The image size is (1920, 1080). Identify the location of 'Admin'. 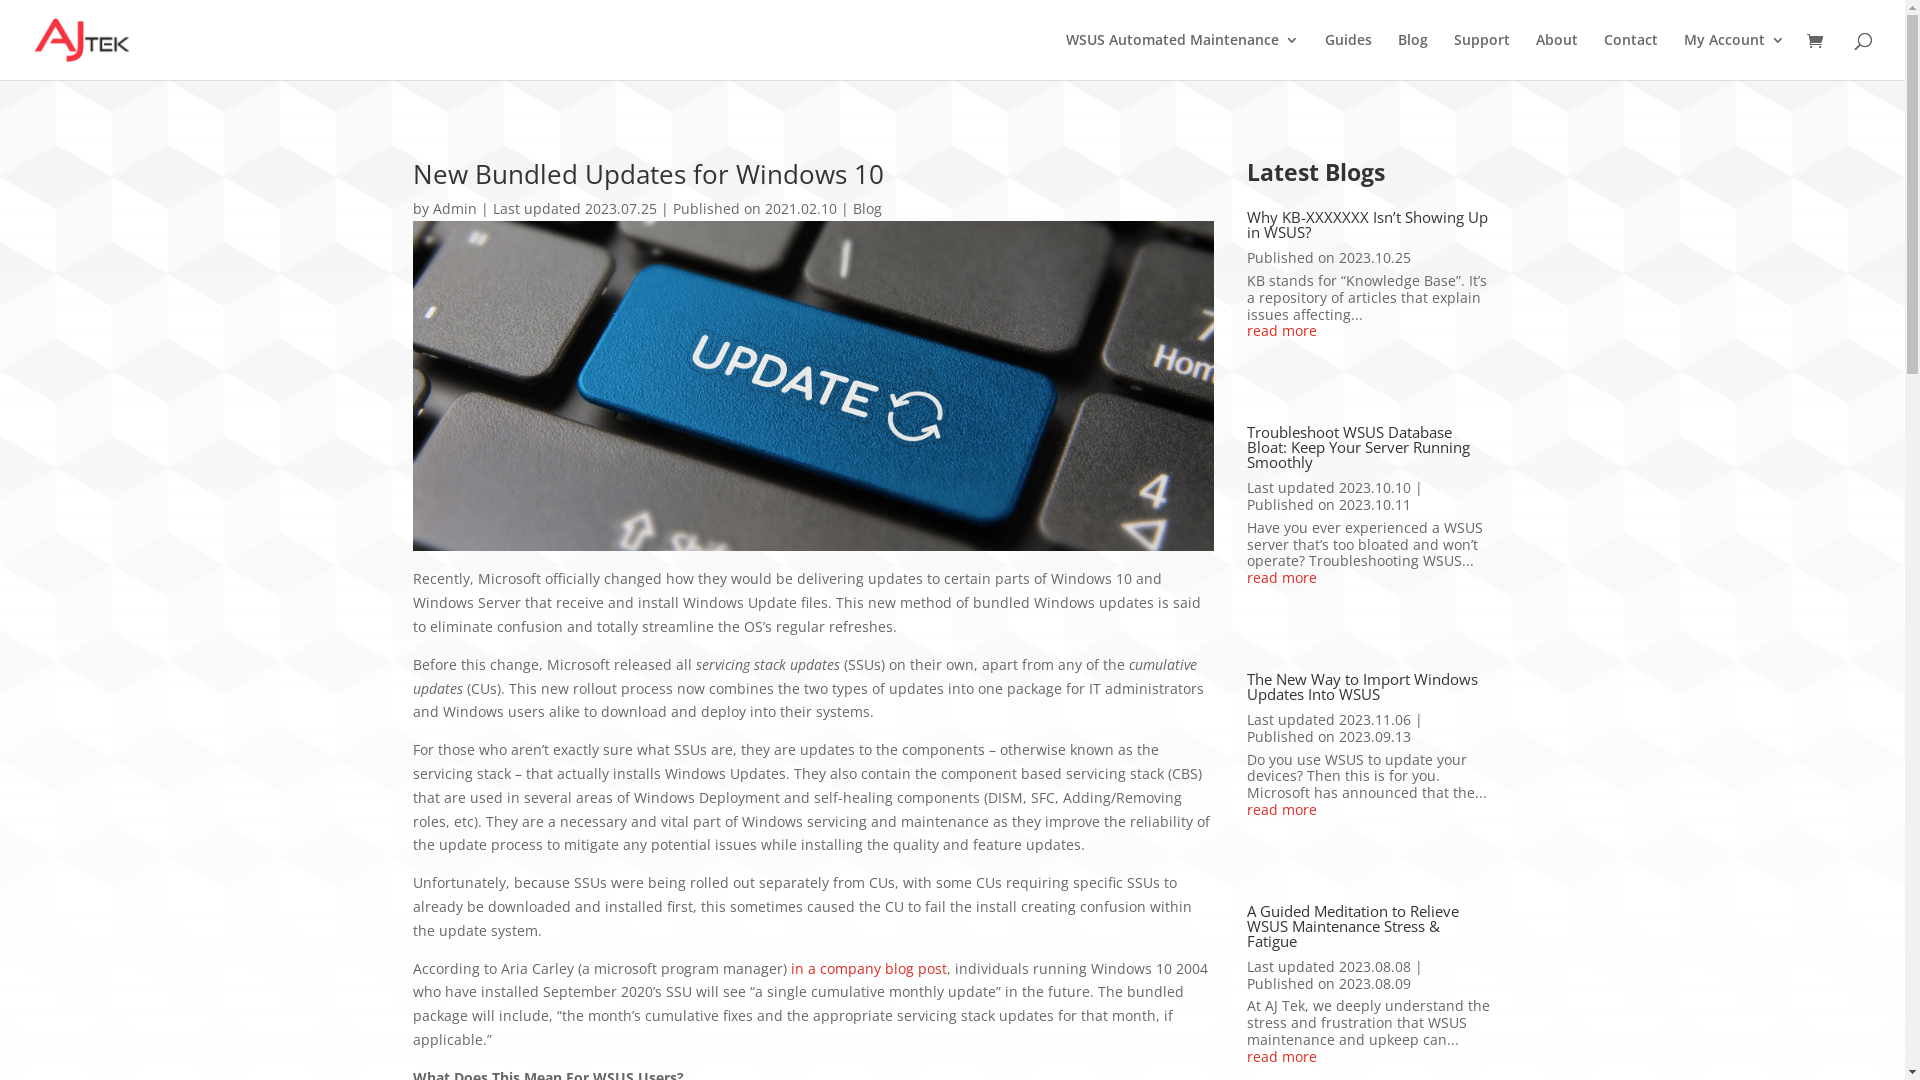
(431, 208).